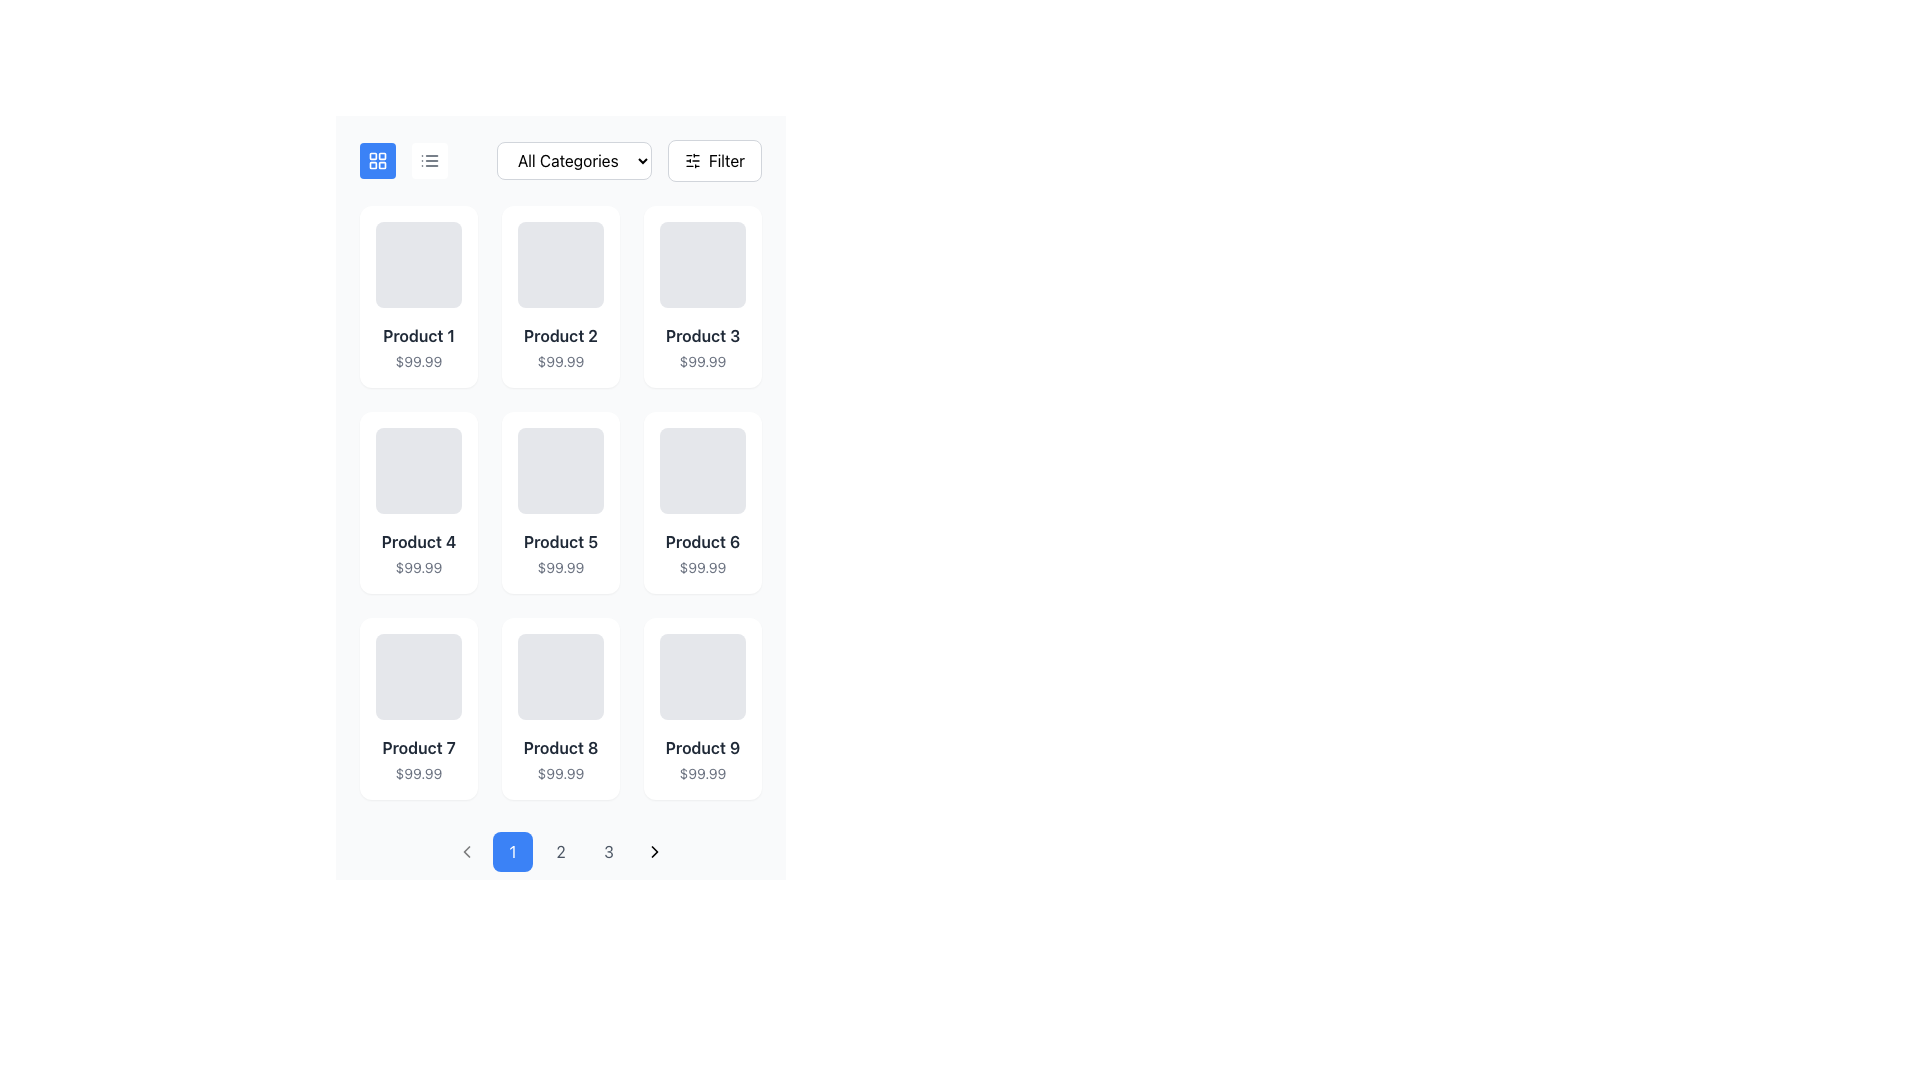  Describe the element at coordinates (702, 470) in the screenshot. I see `the image placeholder located at the top of the 'Product 6 $99.99' card, which serves as a visual placeholder for an image or graphic` at that location.